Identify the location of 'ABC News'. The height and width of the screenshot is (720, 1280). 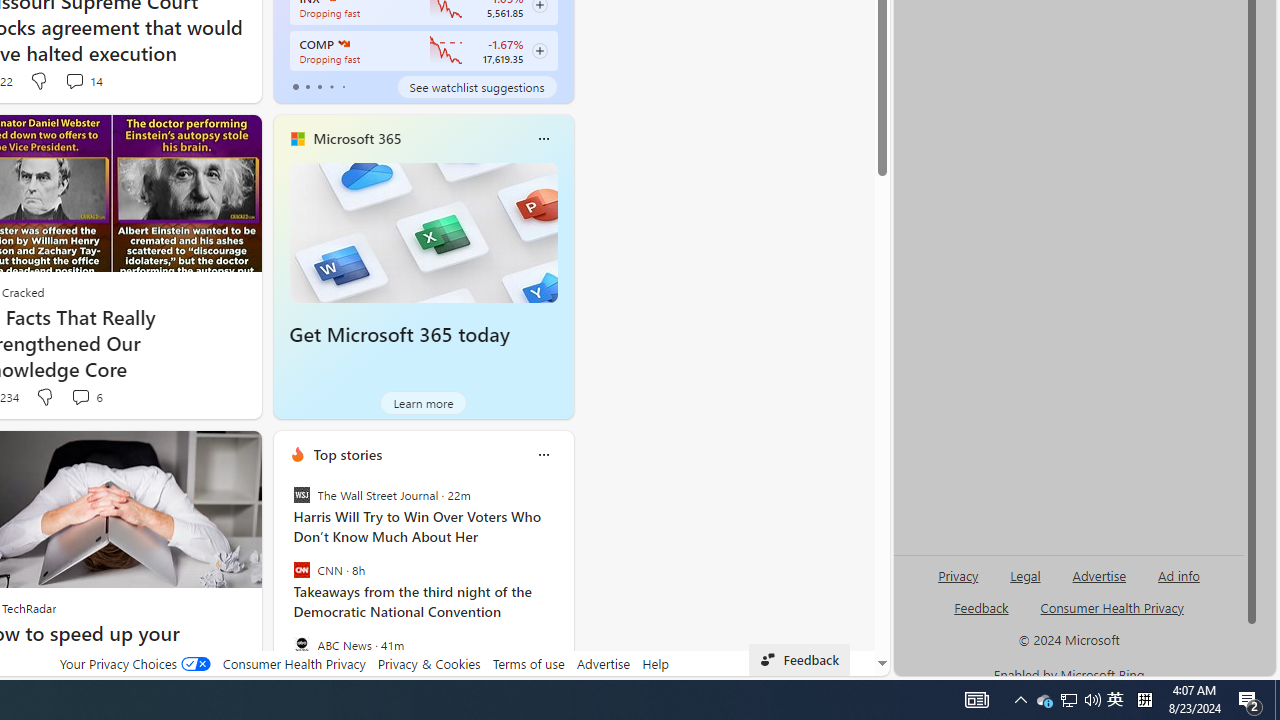
(300, 644).